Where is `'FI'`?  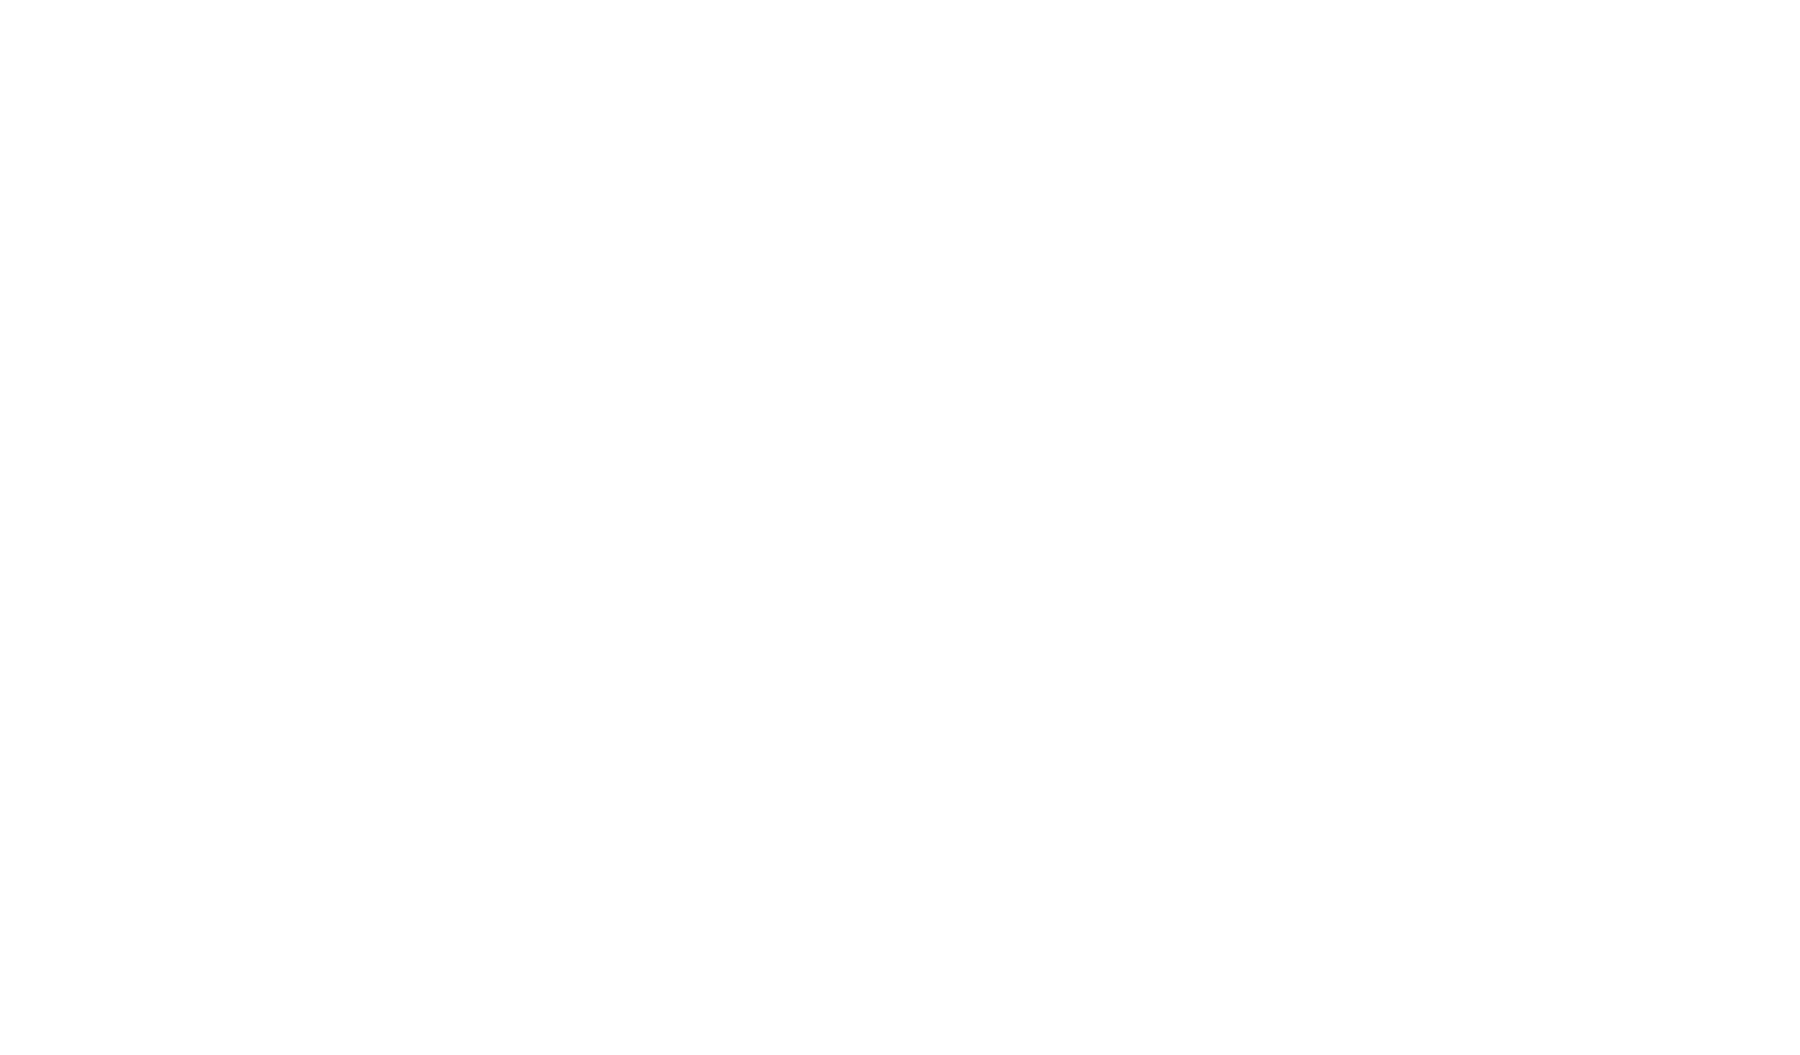
'FI' is located at coordinates (430, 39).